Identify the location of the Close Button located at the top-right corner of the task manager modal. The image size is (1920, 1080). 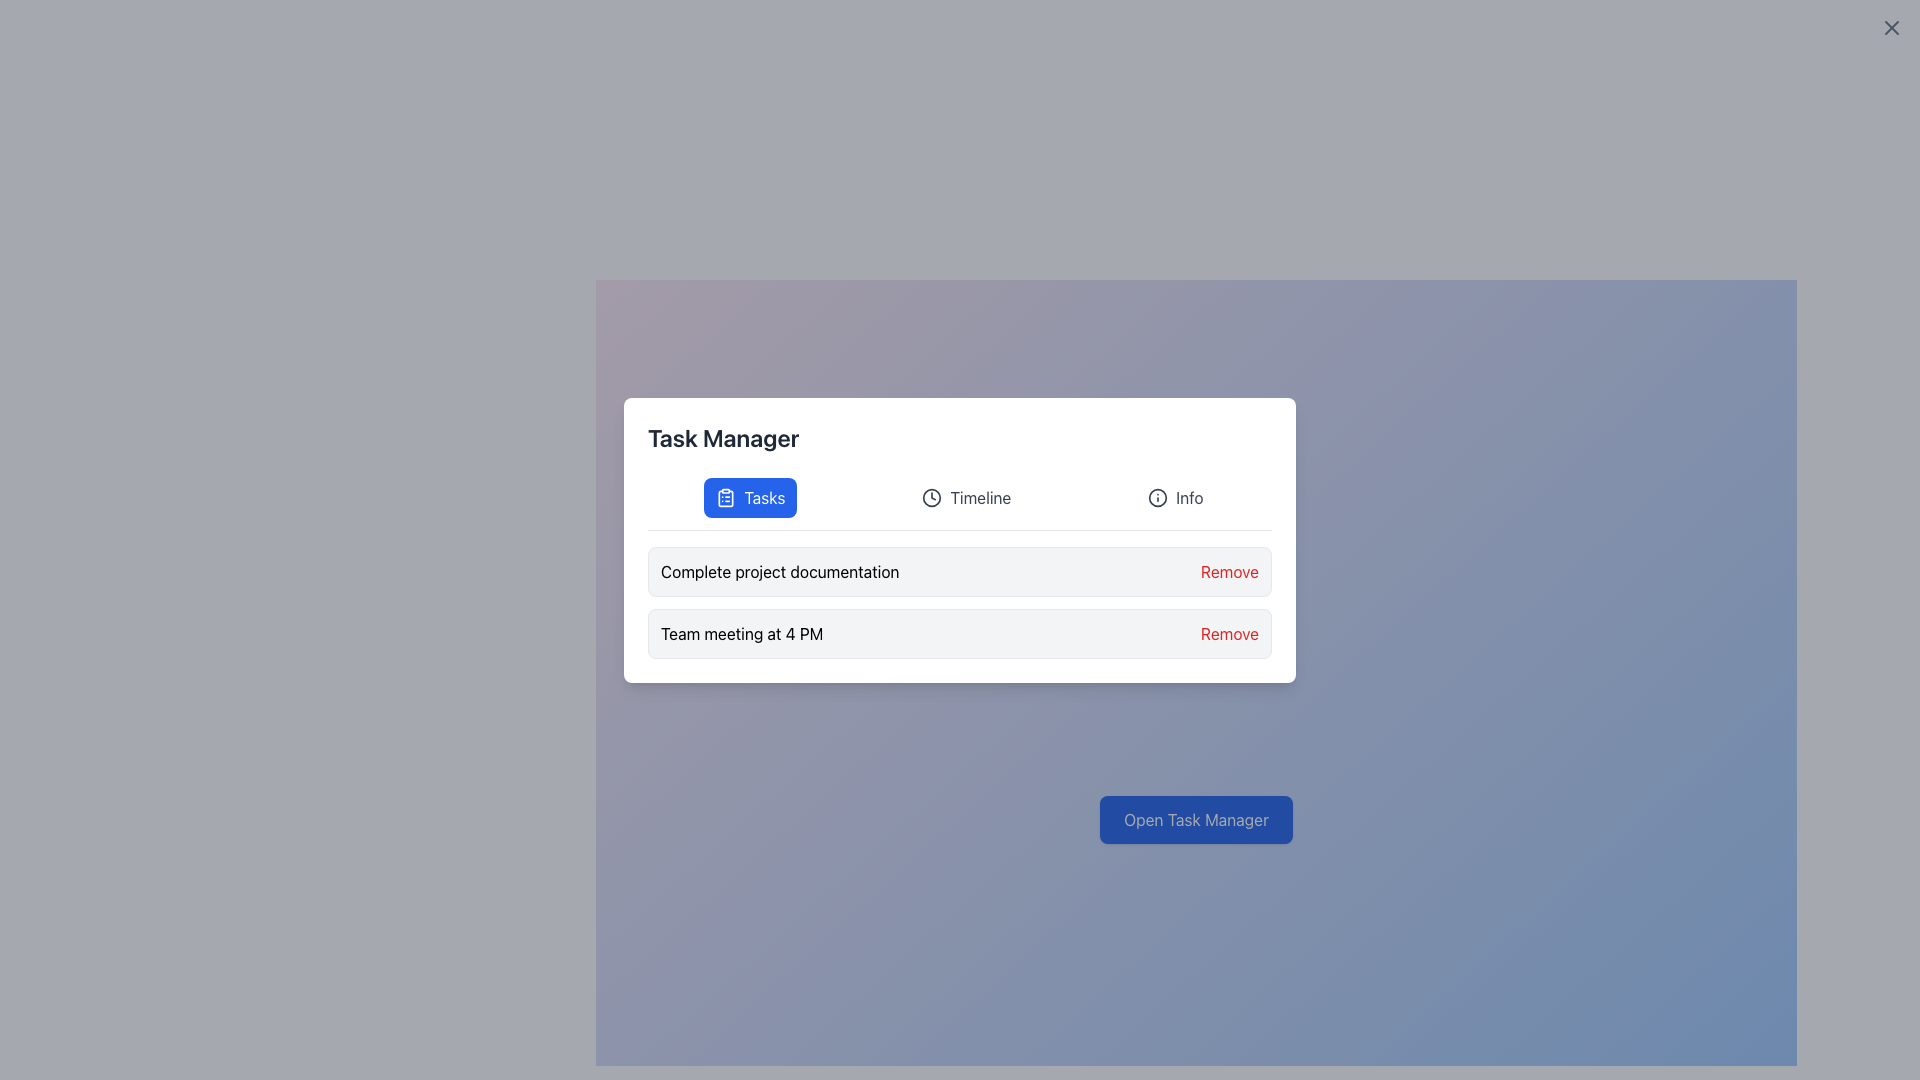
(1890, 27).